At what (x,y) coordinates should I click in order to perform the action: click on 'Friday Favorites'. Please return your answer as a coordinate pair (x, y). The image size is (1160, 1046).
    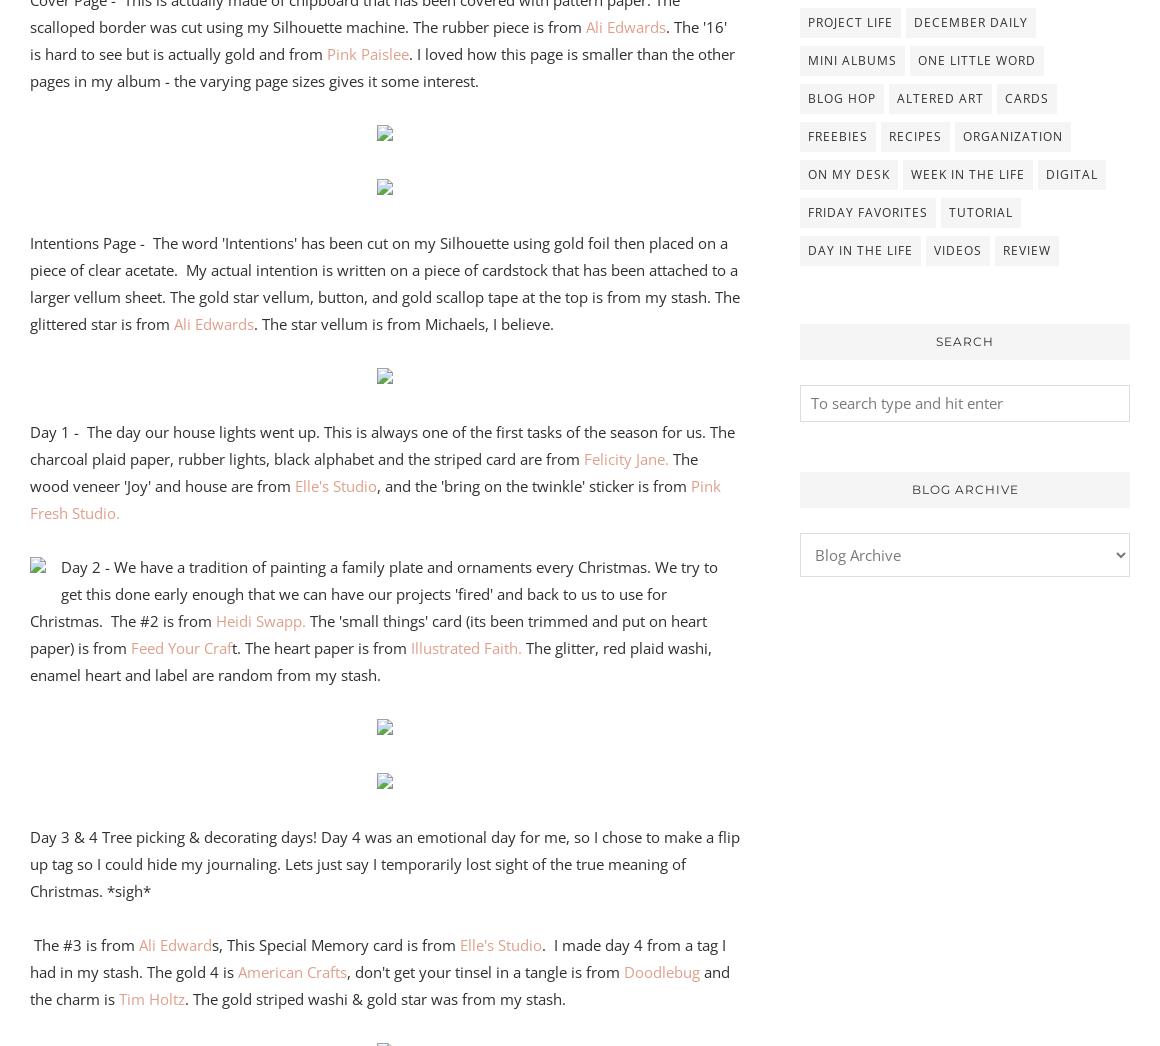
    Looking at the image, I should click on (868, 210).